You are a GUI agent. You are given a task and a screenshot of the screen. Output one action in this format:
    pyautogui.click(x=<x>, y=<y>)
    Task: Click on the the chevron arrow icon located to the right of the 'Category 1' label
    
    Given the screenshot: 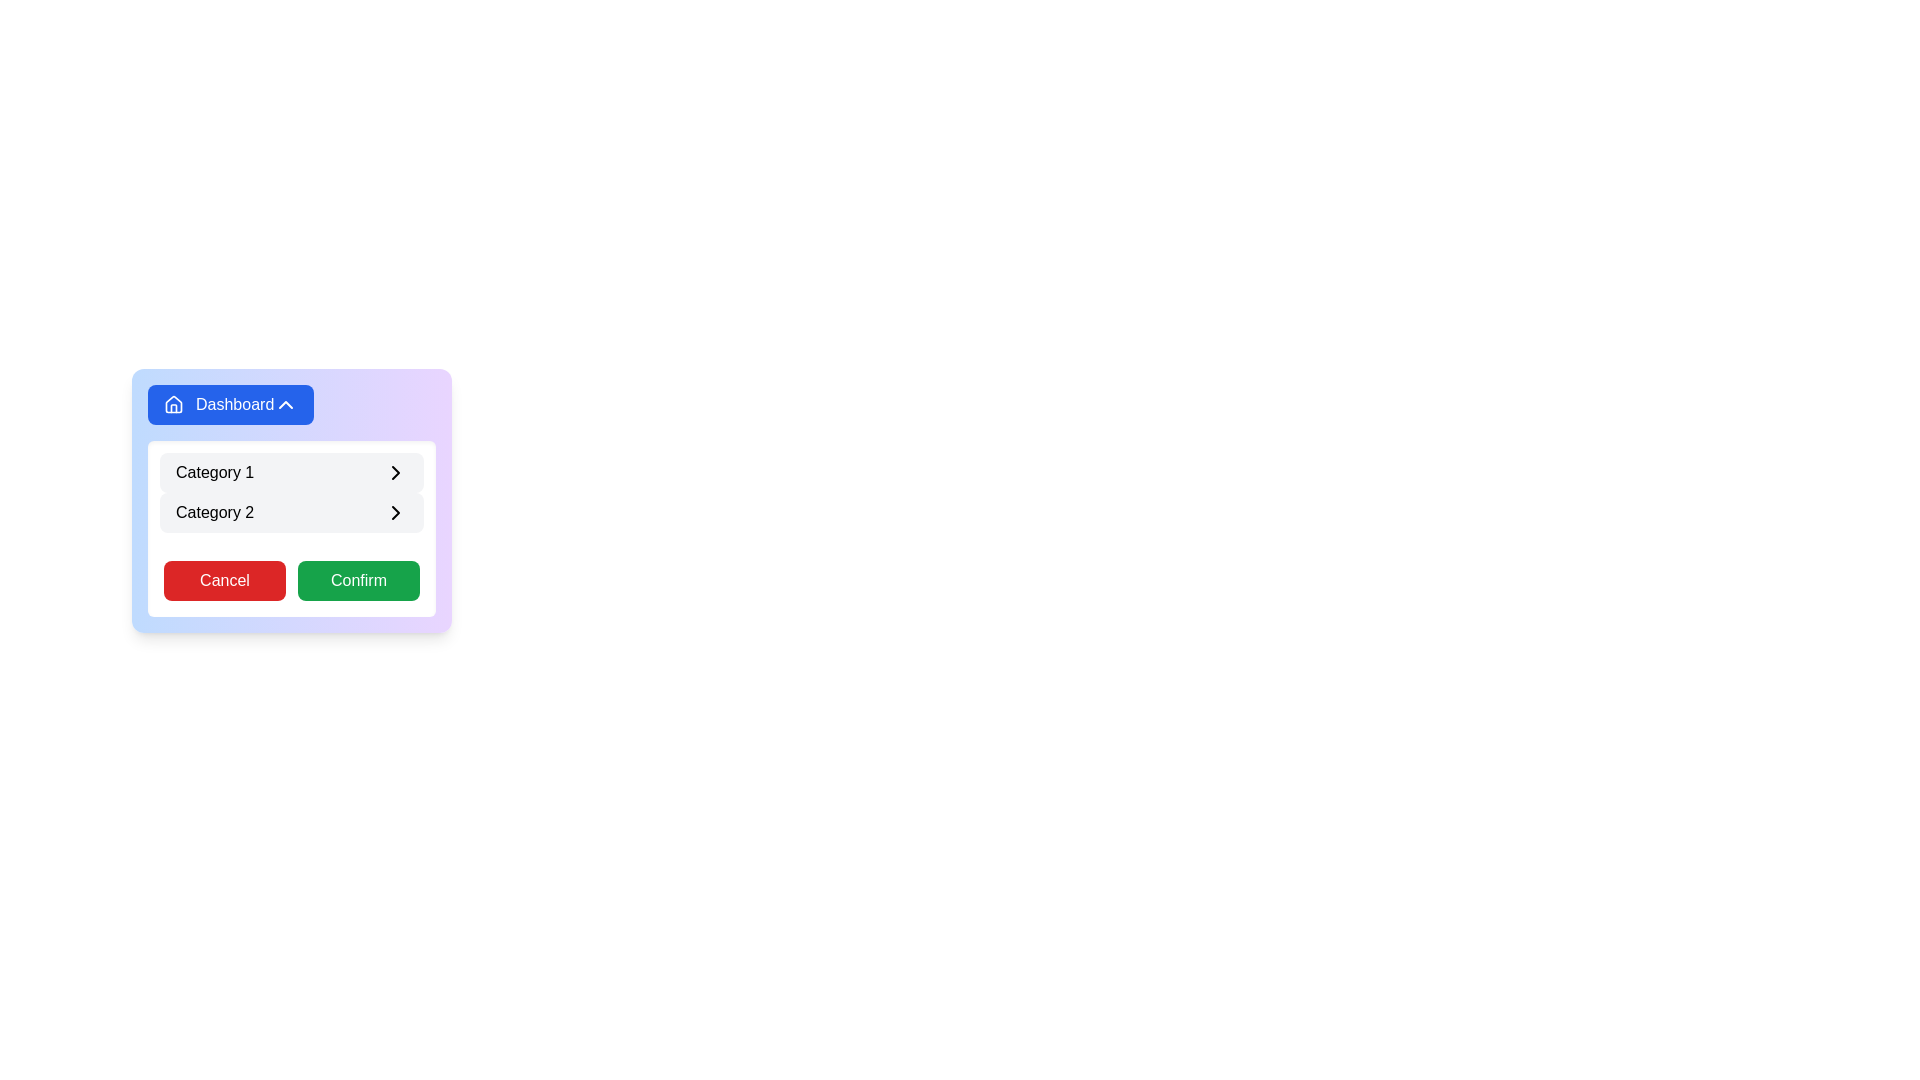 What is the action you would take?
    pyautogui.click(x=395, y=473)
    